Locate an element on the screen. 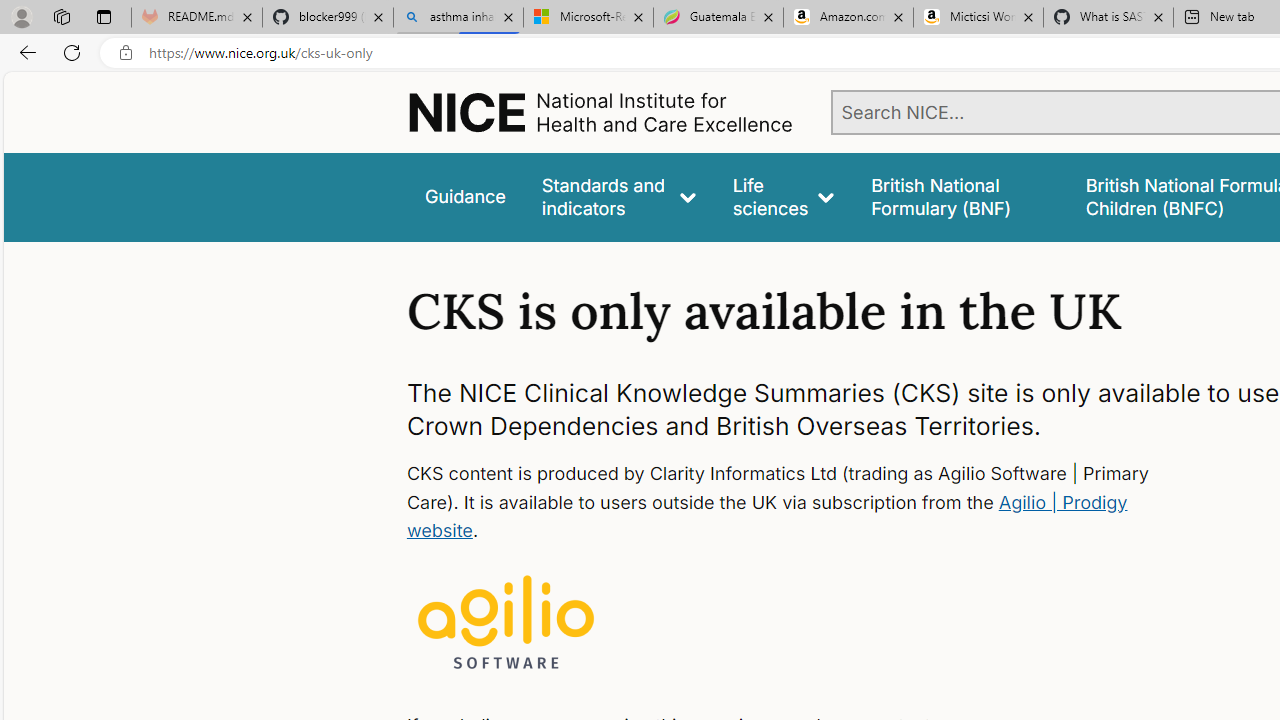  'Refresh' is located at coordinates (72, 51).